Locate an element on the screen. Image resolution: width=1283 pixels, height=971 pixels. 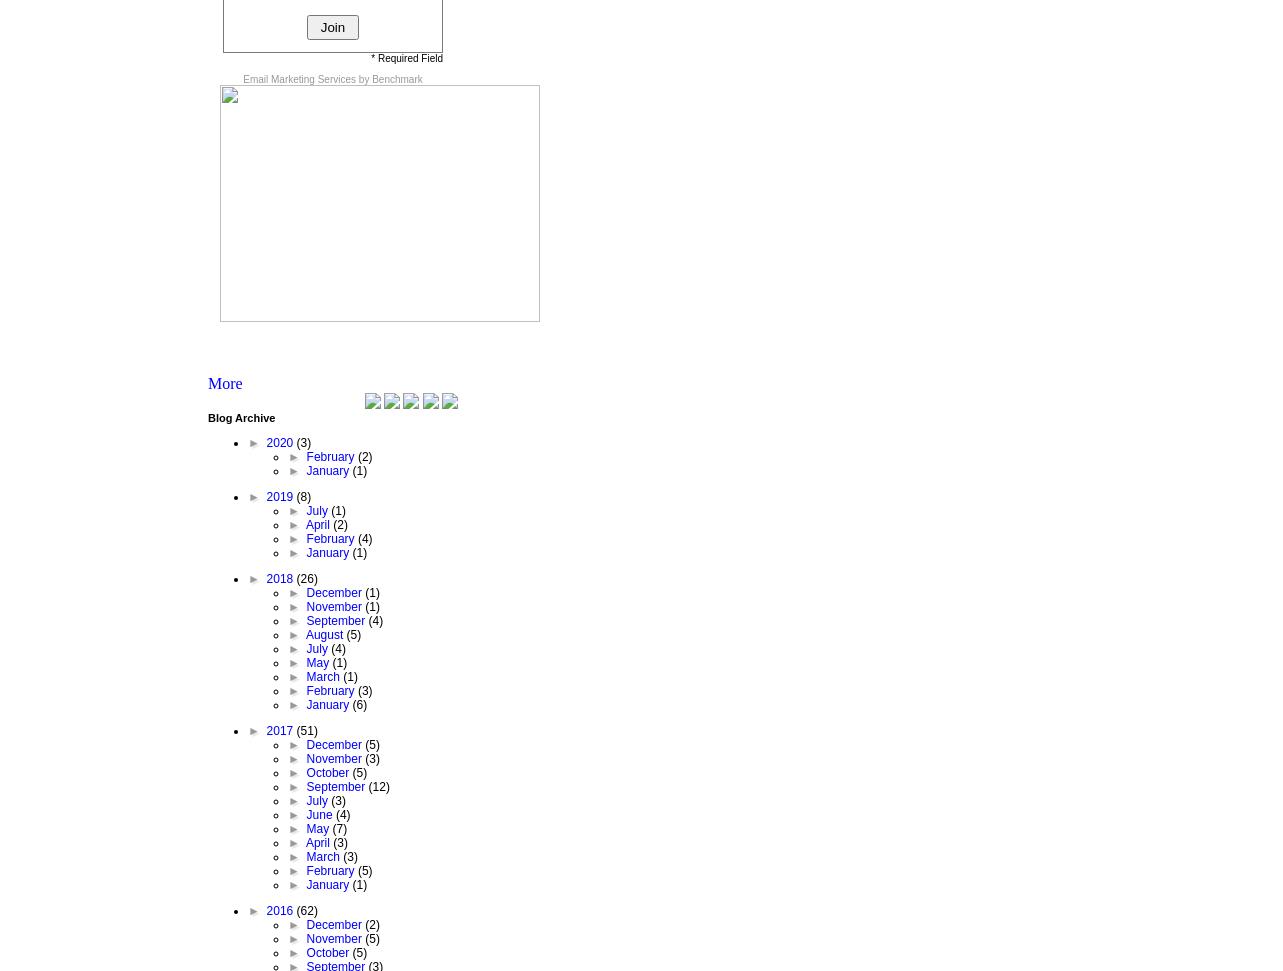
'Blog Archive' is located at coordinates (240, 416).